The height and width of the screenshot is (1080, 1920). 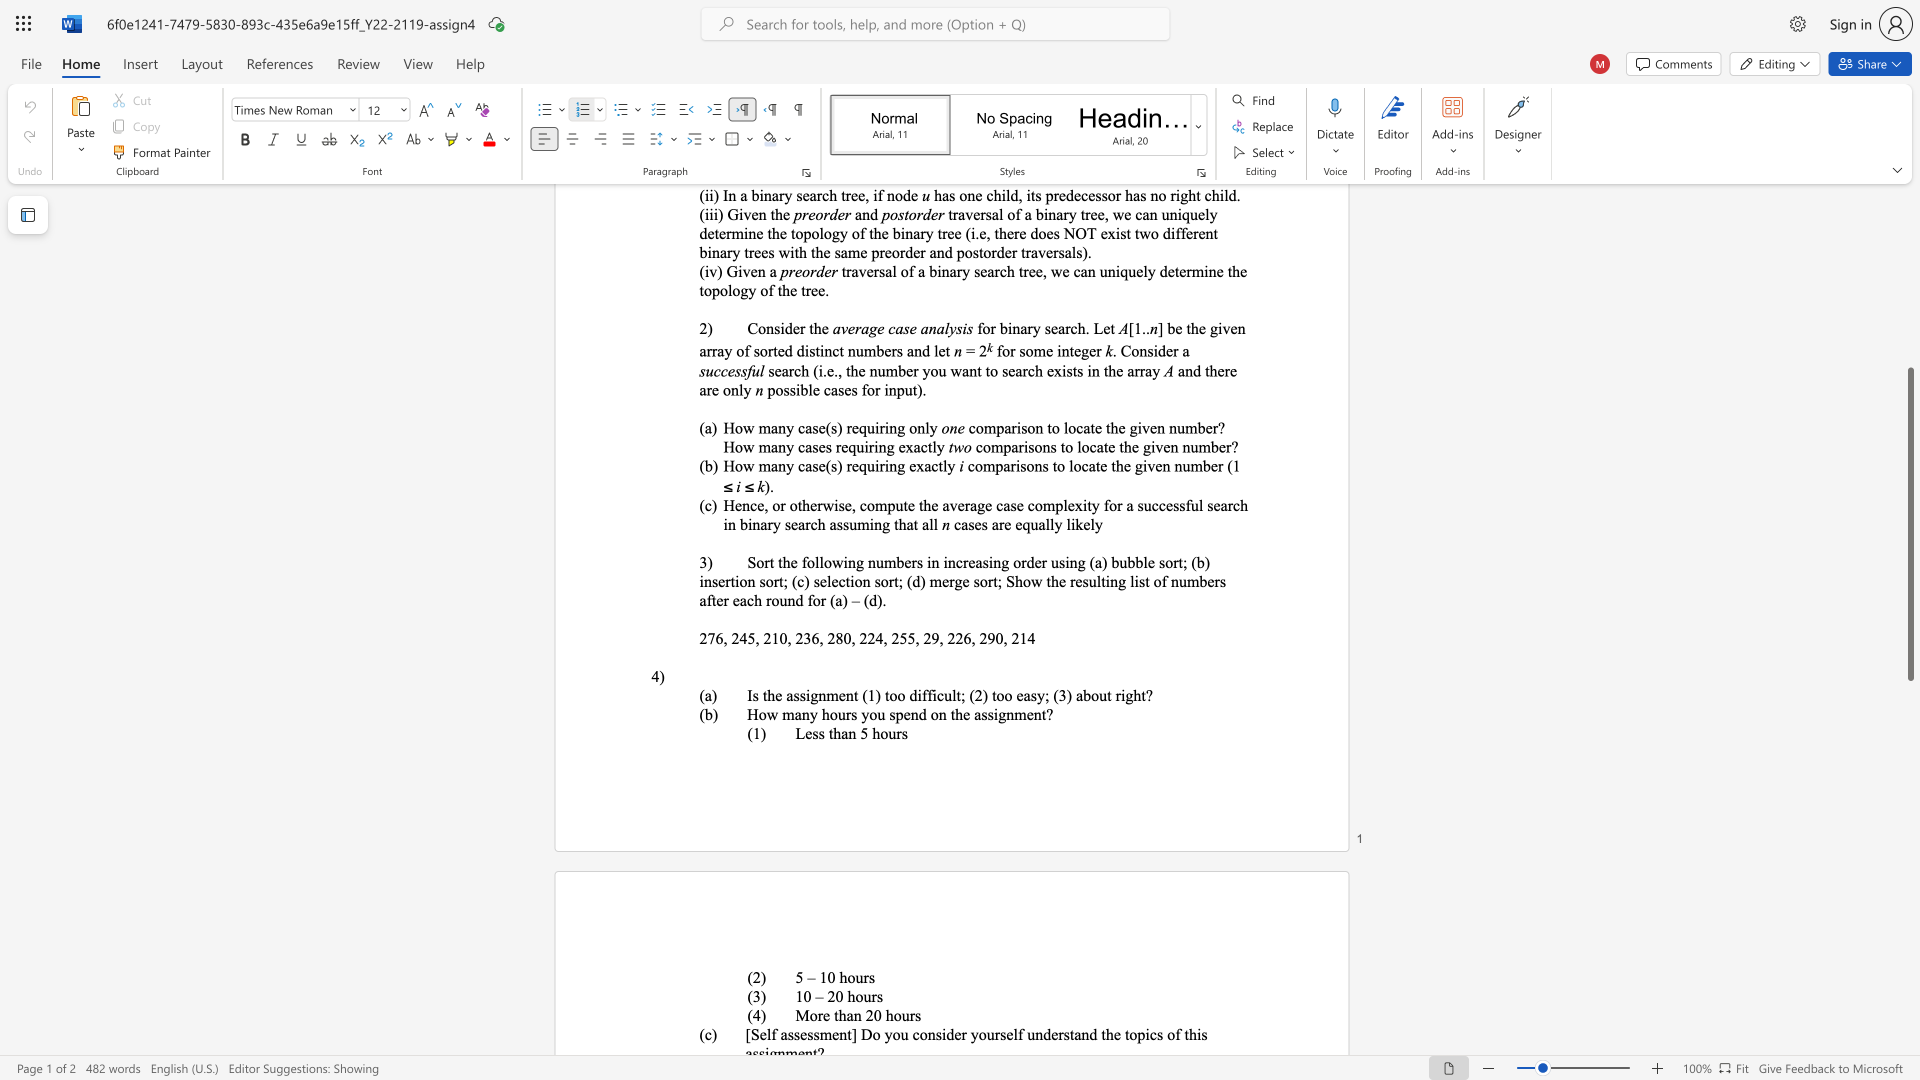 What do you see at coordinates (957, 694) in the screenshot?
I see `the 4th character "t" in the text` at bounding box center [957, 694].